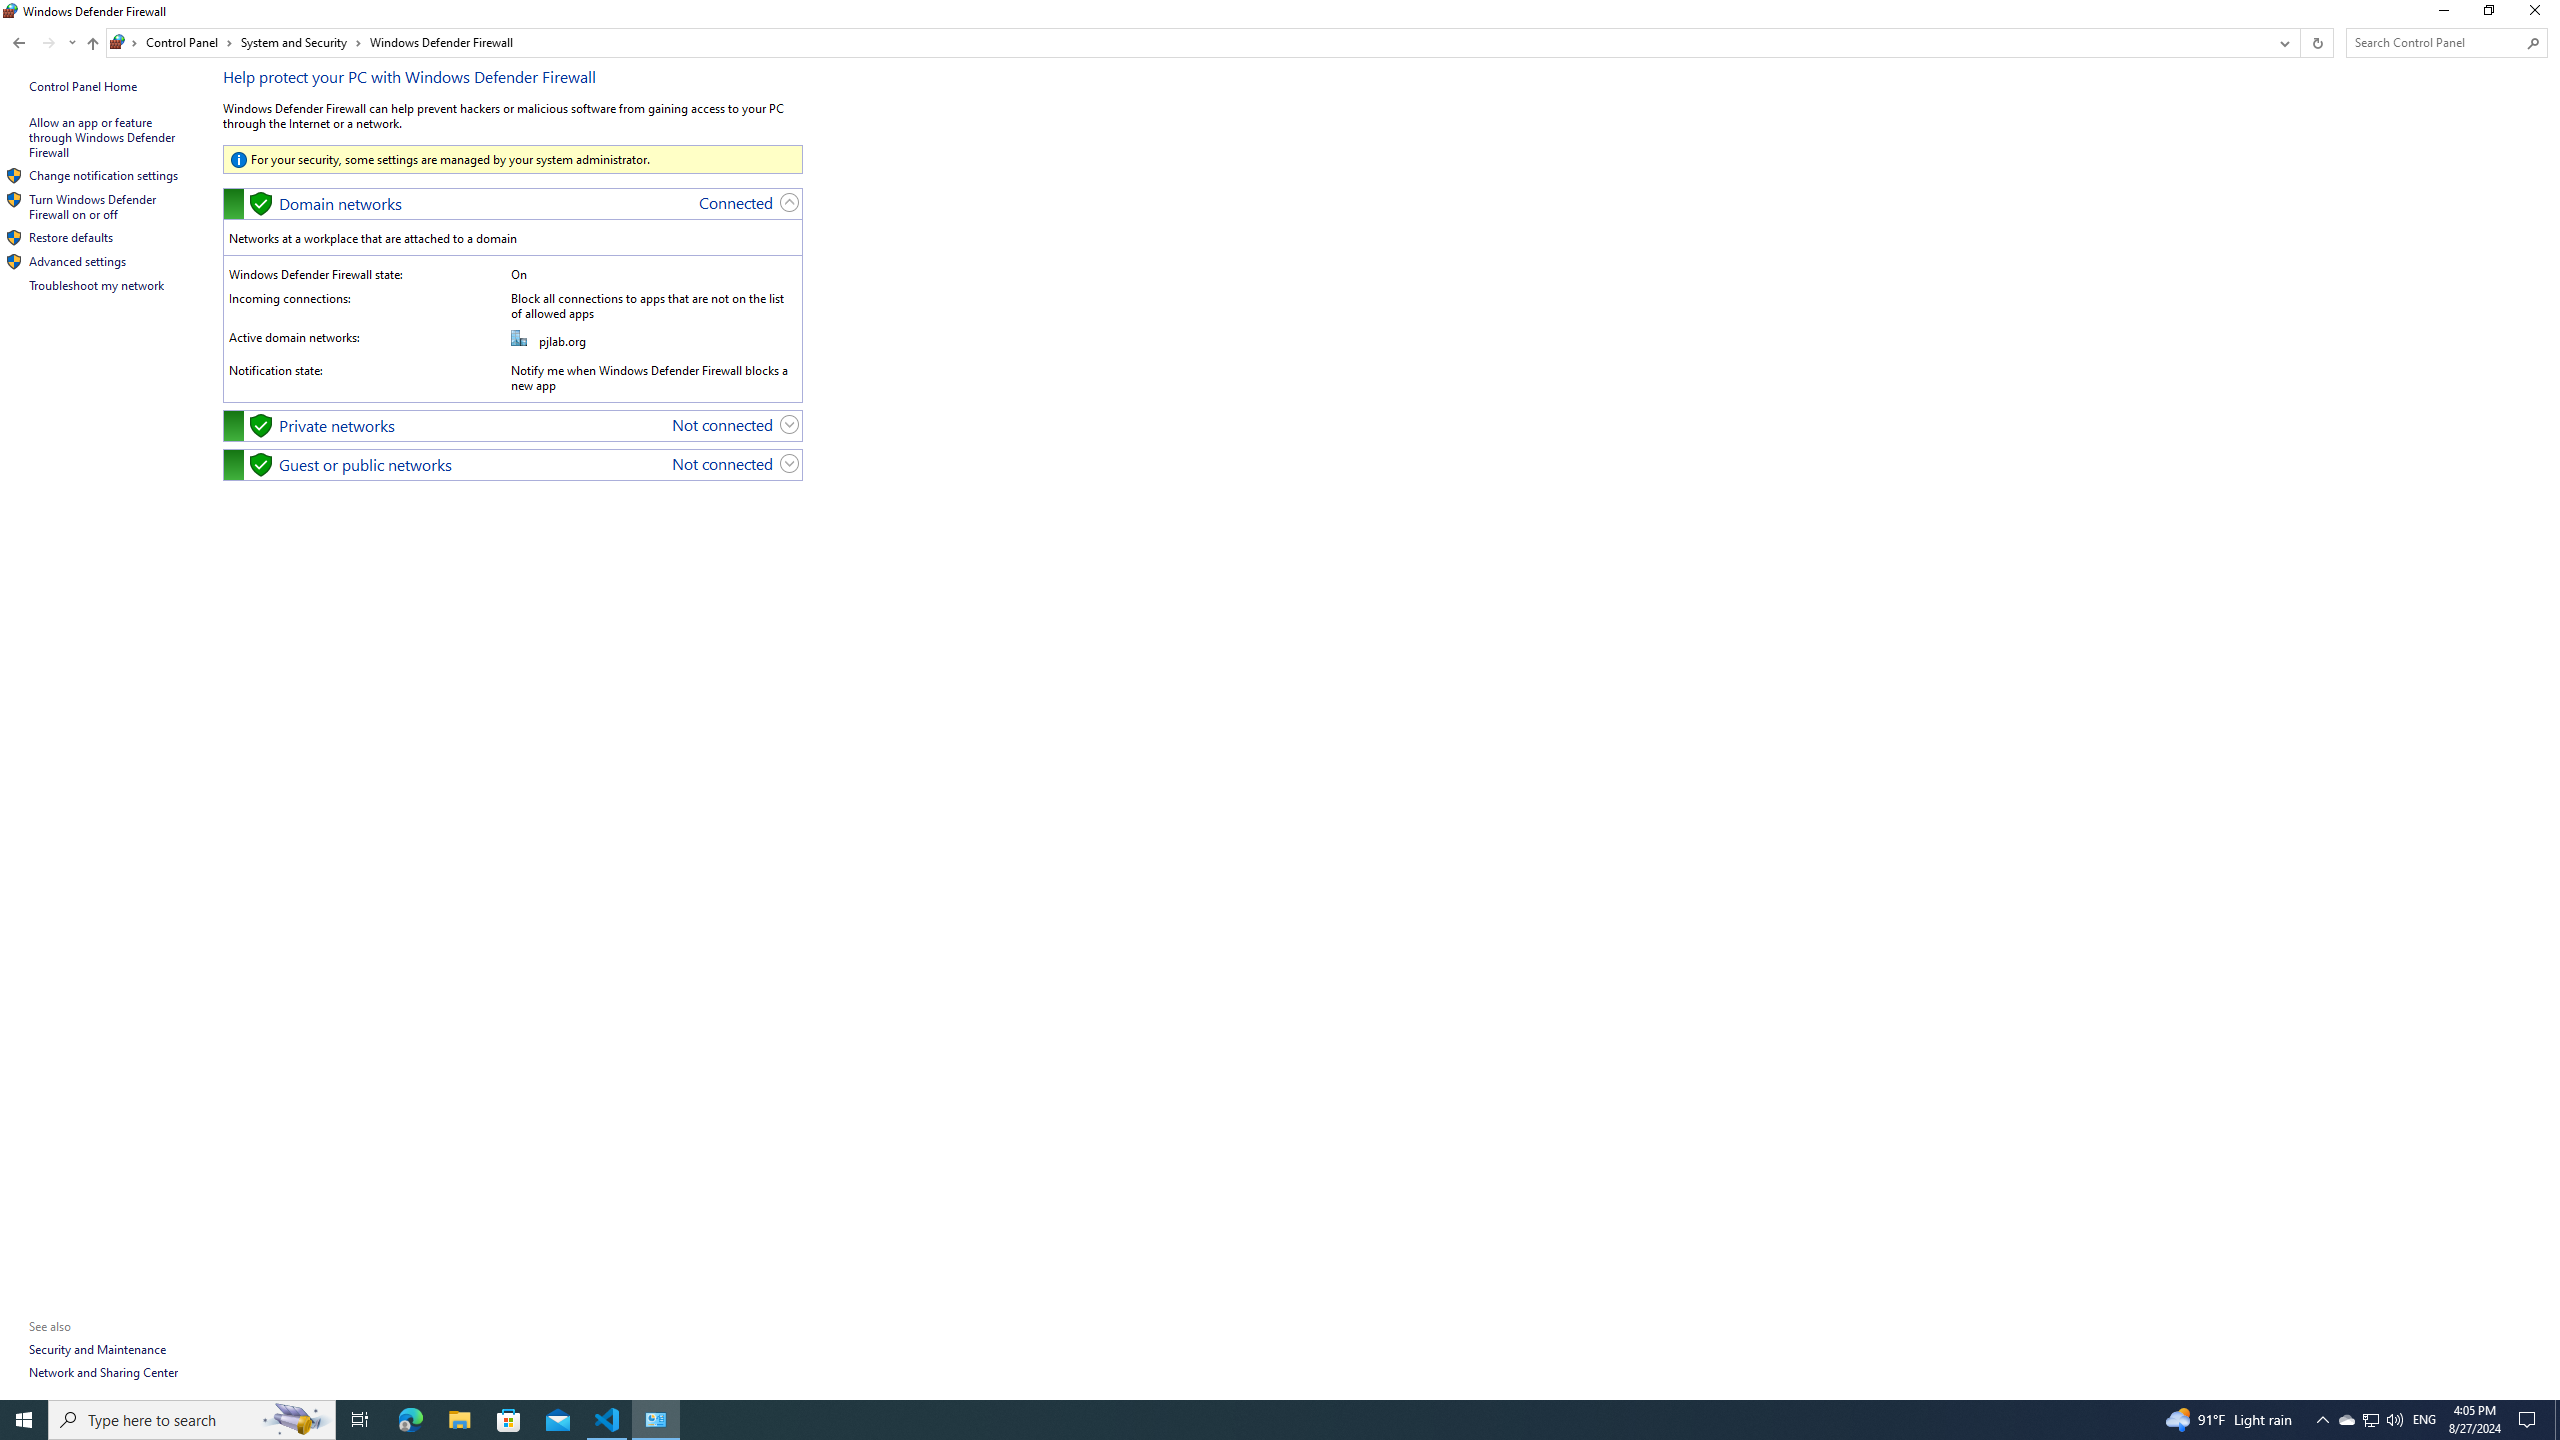 The image size is (2560, 1440). What do you see at coordinates (358, 1418) in the screenshot?
I see `'Task View'` at bounding box center [358, 1418].